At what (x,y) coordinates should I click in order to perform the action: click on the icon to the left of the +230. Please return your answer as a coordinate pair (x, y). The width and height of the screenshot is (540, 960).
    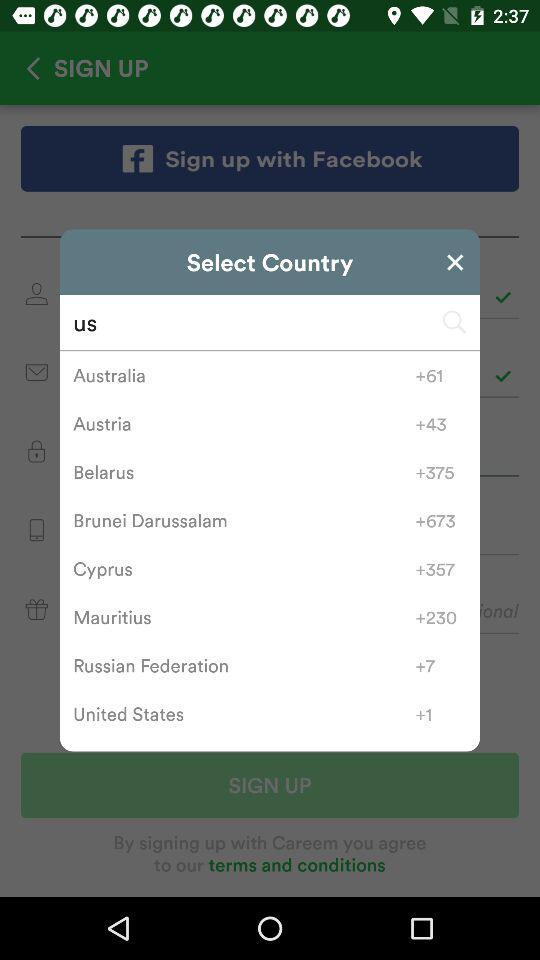
    Looking at the image, I should click on (244, 616).